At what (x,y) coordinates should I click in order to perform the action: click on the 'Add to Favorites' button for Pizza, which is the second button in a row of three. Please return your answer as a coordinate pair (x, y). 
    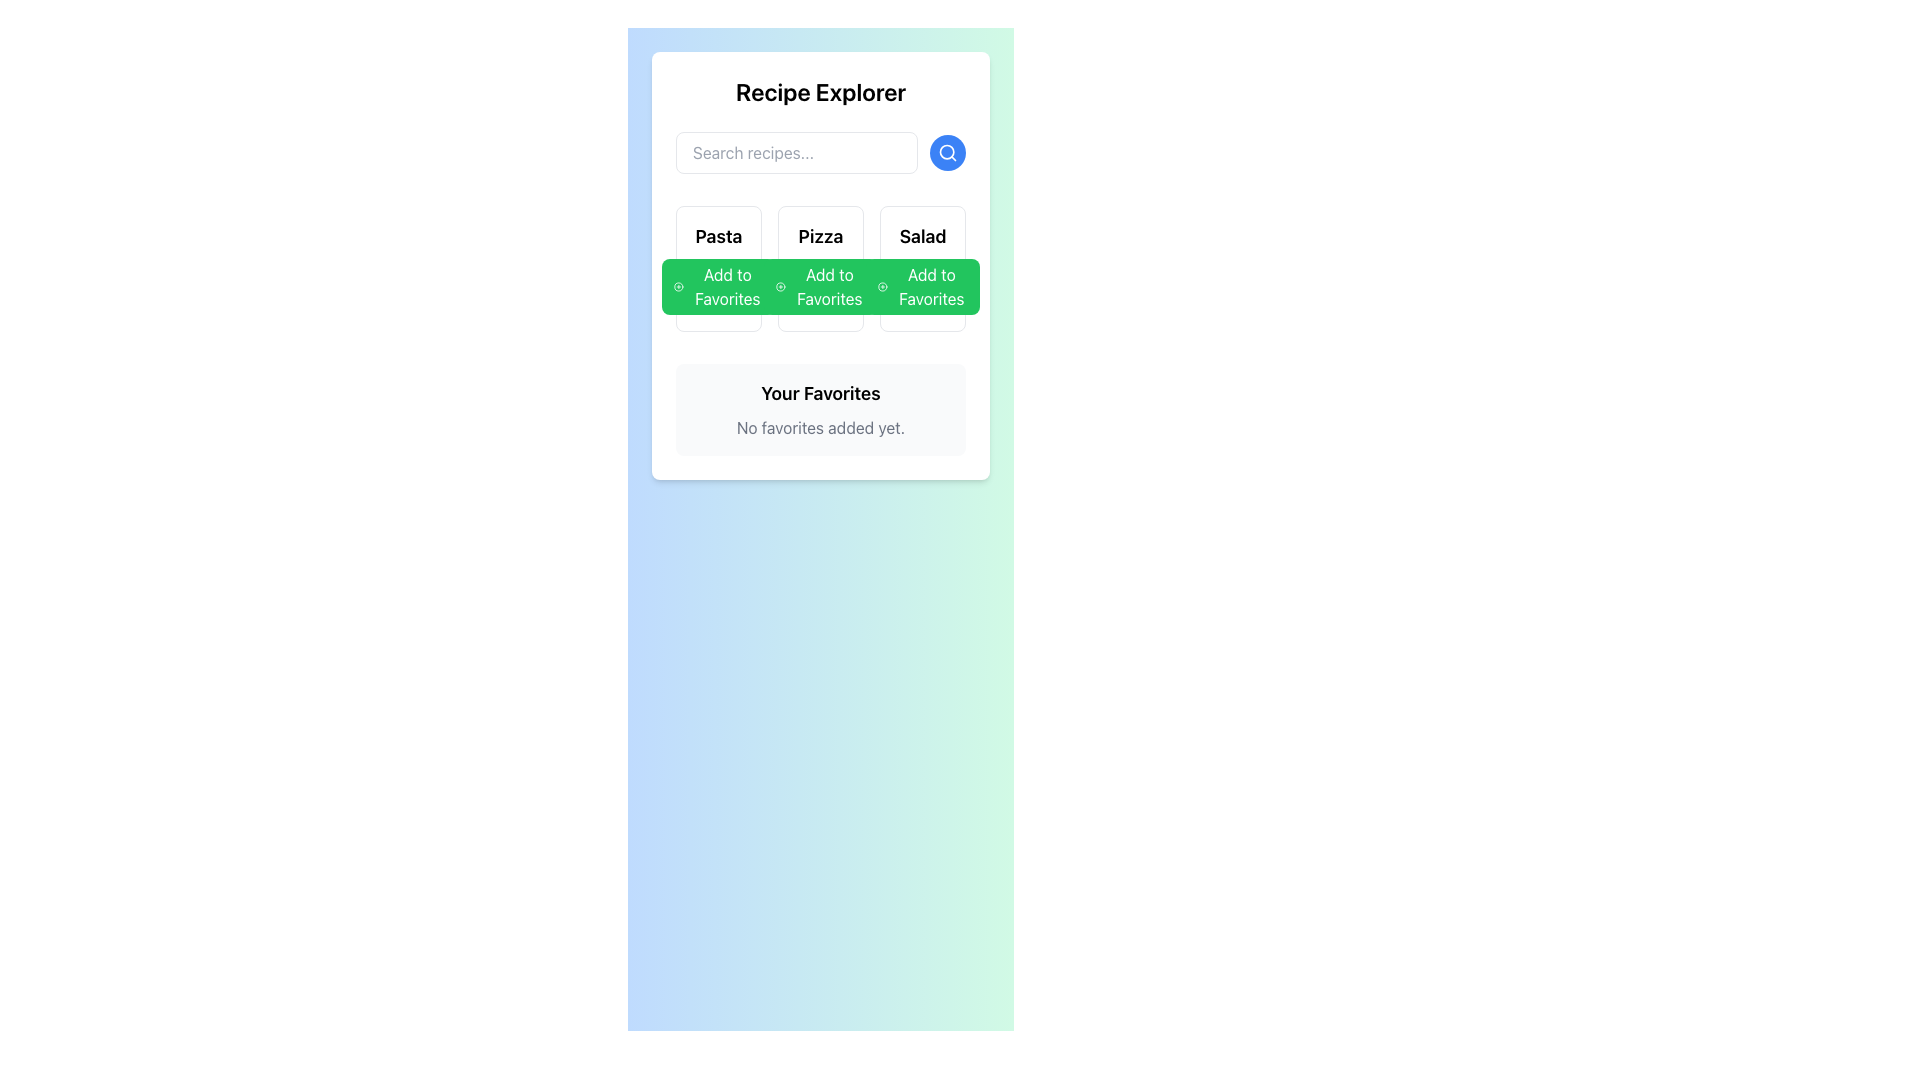
    Looking at the image, I should click on (820, 286).